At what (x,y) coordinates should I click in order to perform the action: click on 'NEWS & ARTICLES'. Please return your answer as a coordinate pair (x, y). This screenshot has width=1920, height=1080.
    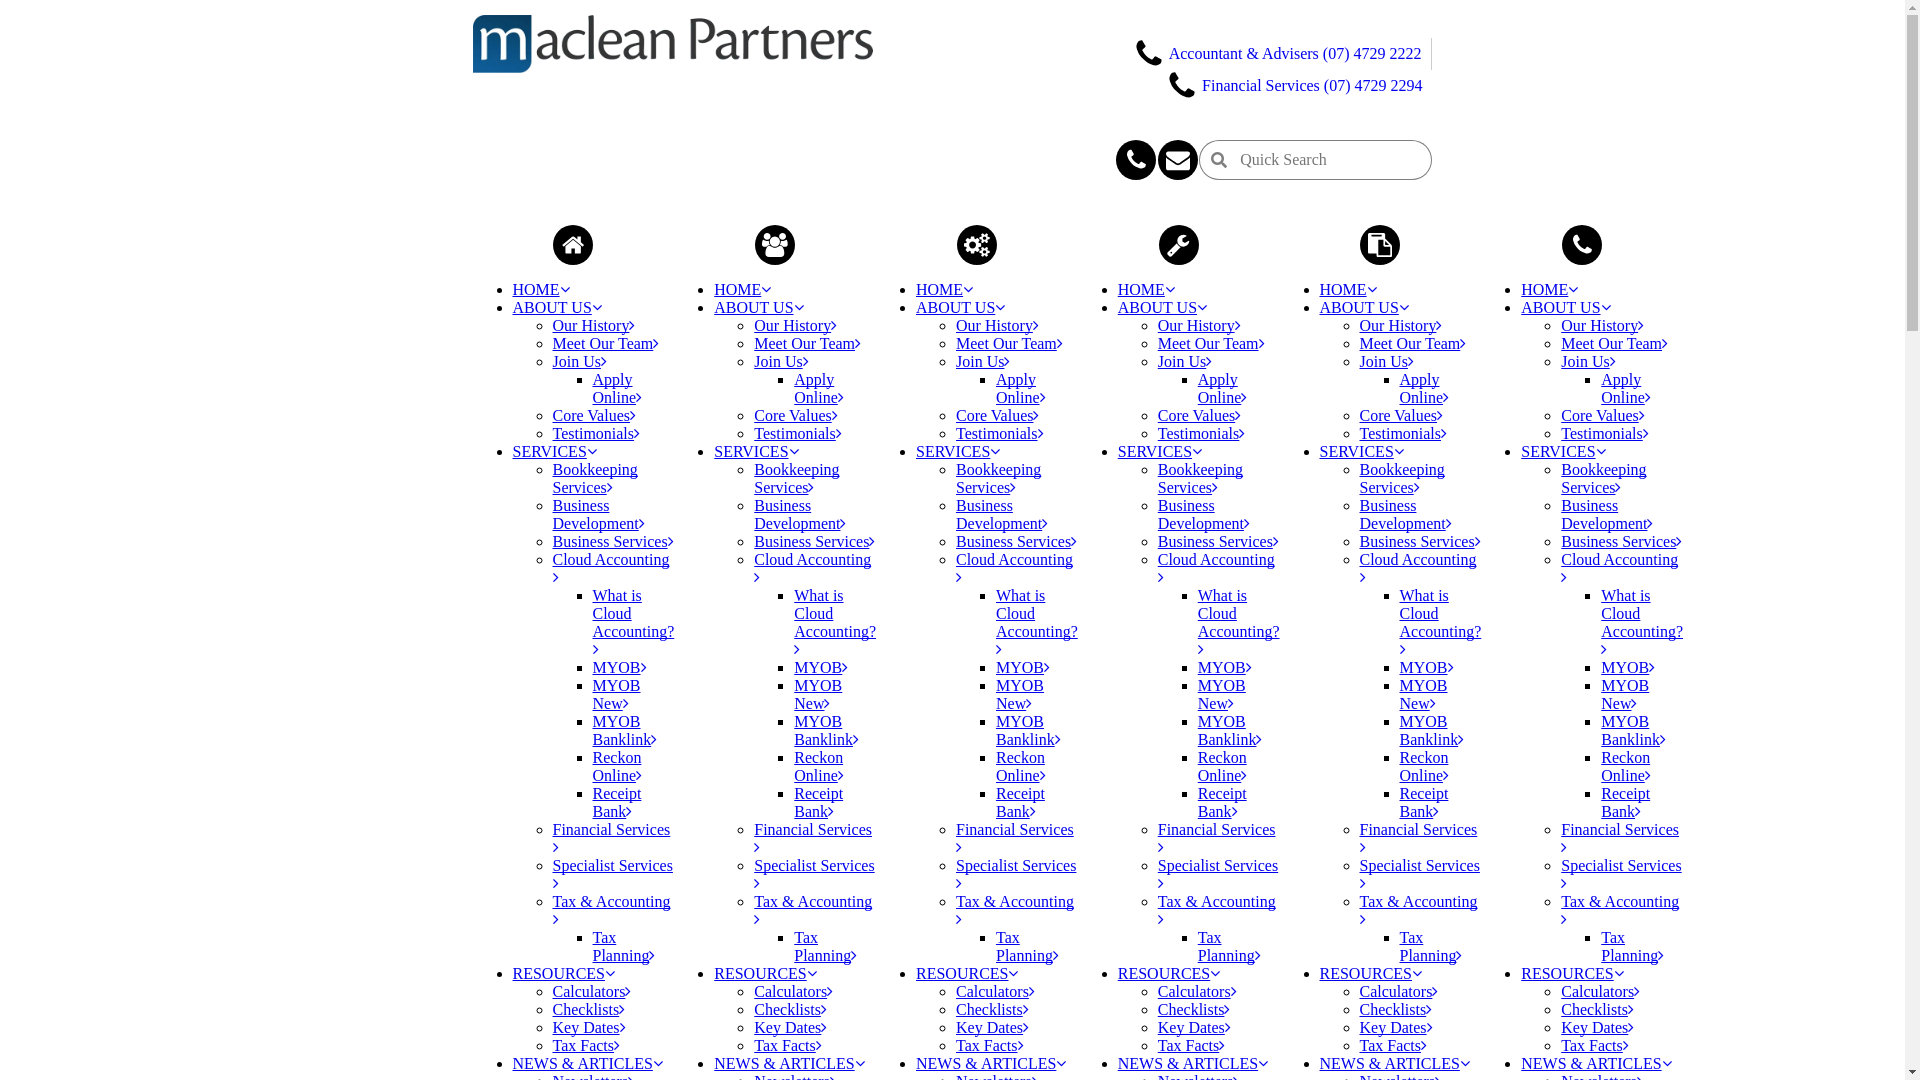
    Looking at the image, I should click on (787, 1062).